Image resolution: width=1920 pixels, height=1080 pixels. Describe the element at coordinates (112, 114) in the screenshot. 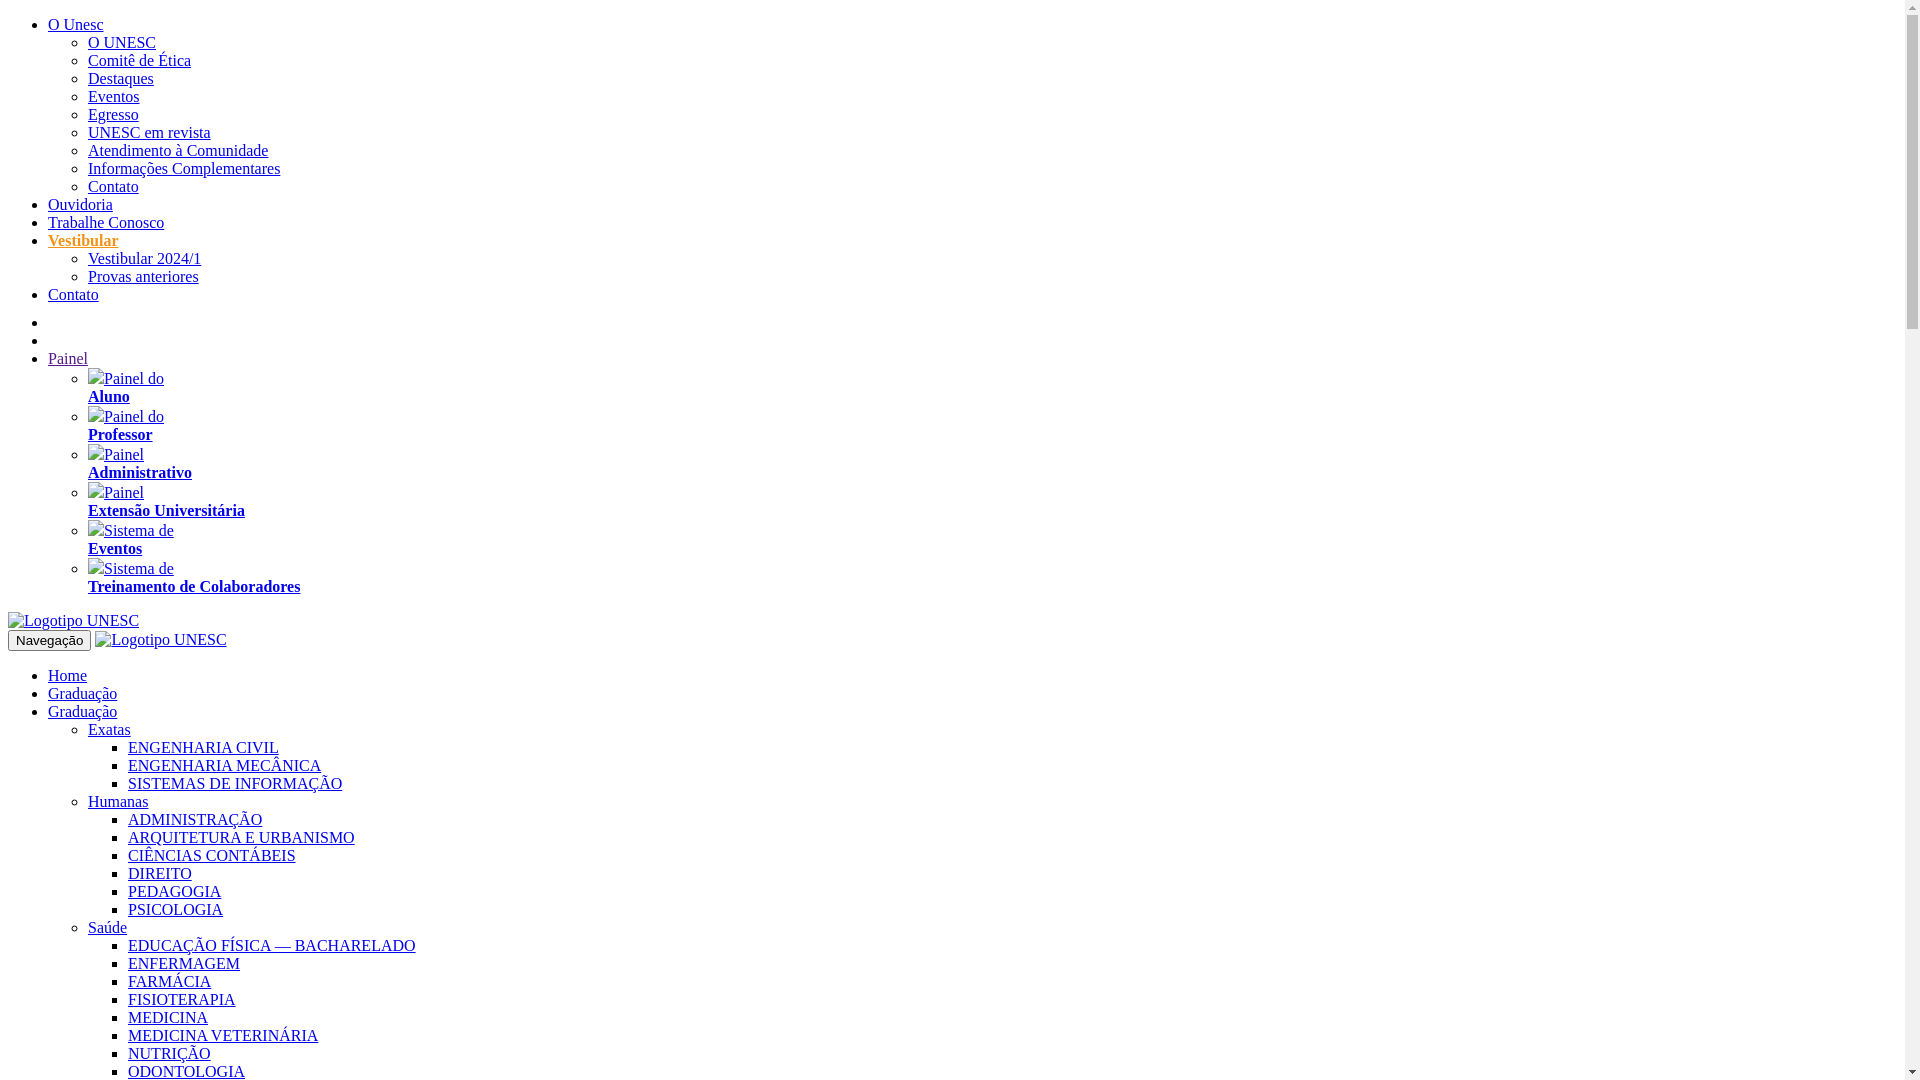

I see `'Egresso'` at that location.